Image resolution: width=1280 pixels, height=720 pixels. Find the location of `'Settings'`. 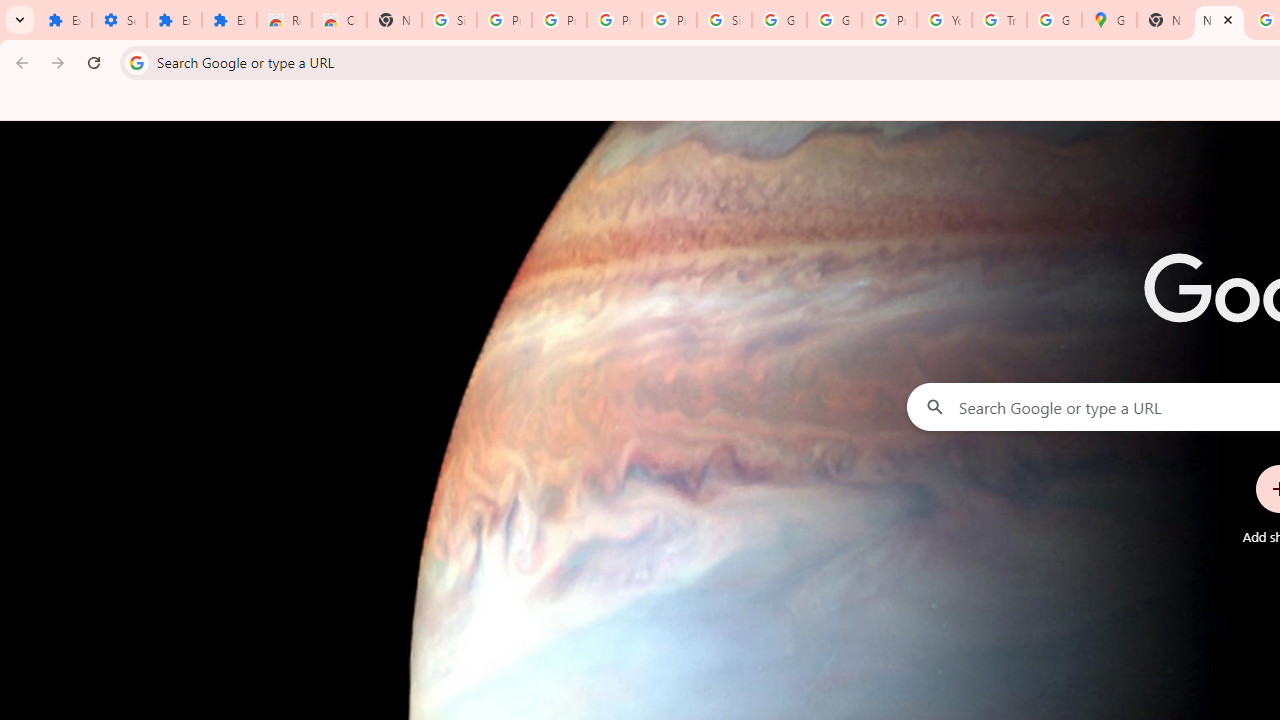

'Settings' is located at coordinates (118, 20).